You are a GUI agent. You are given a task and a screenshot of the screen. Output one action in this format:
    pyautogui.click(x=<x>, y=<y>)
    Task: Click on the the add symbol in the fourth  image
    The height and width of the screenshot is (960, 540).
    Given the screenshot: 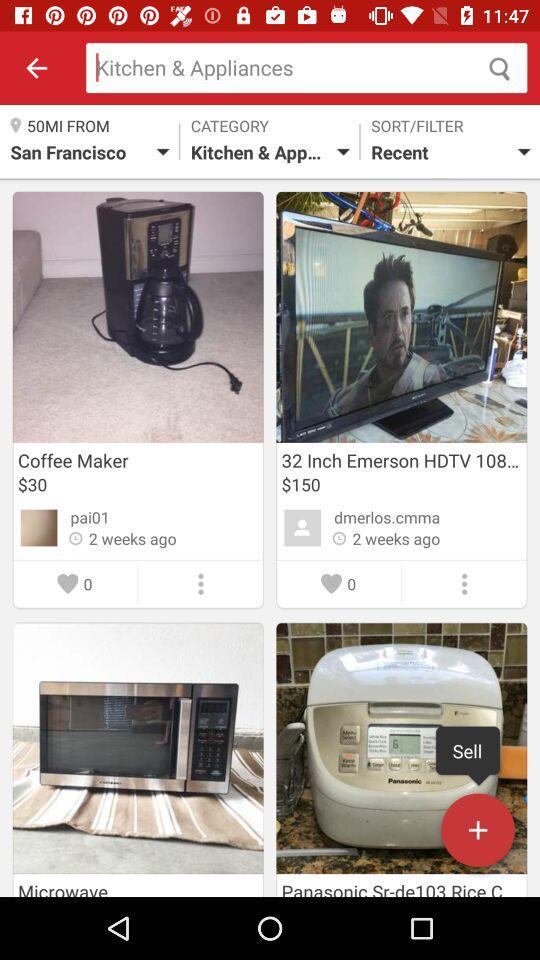 What is the action you would take?
    pyautogui.click(x=477, y=834)
    